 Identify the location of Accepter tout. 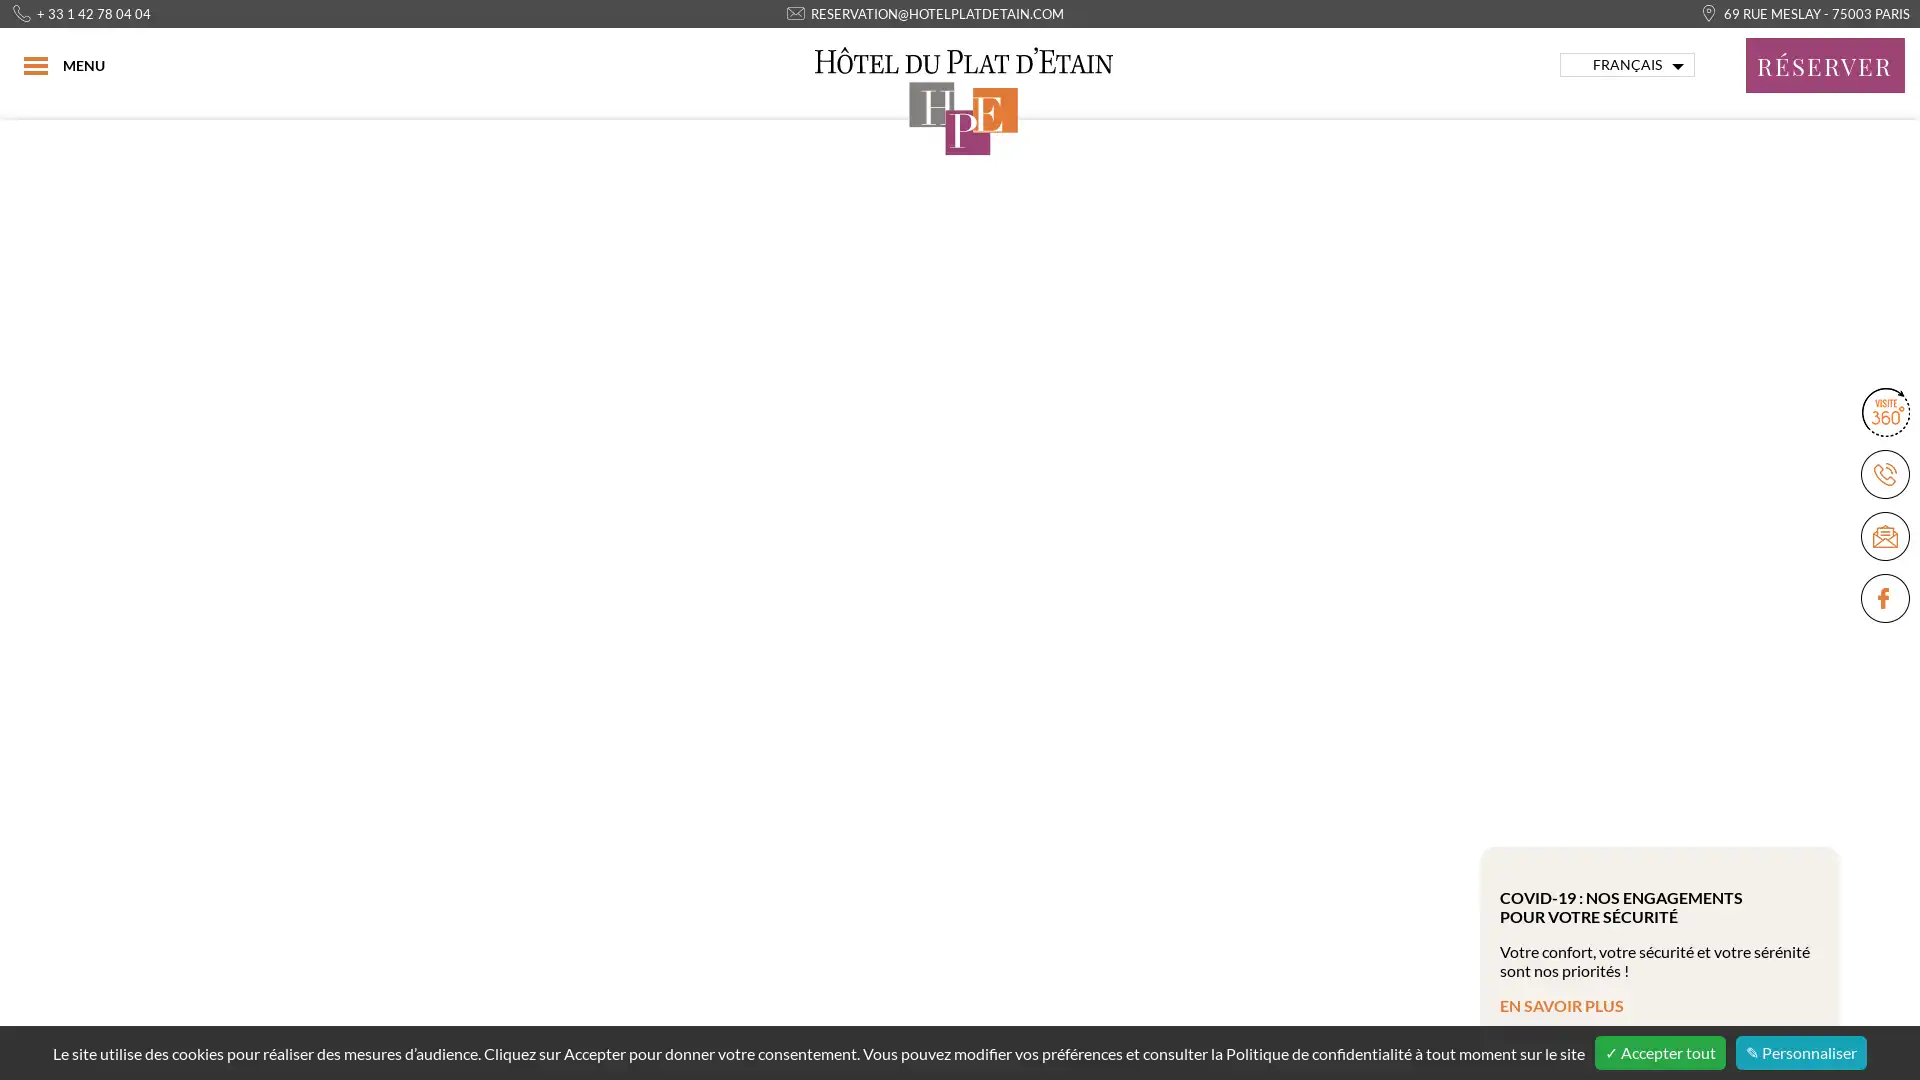
(1660, 1052).